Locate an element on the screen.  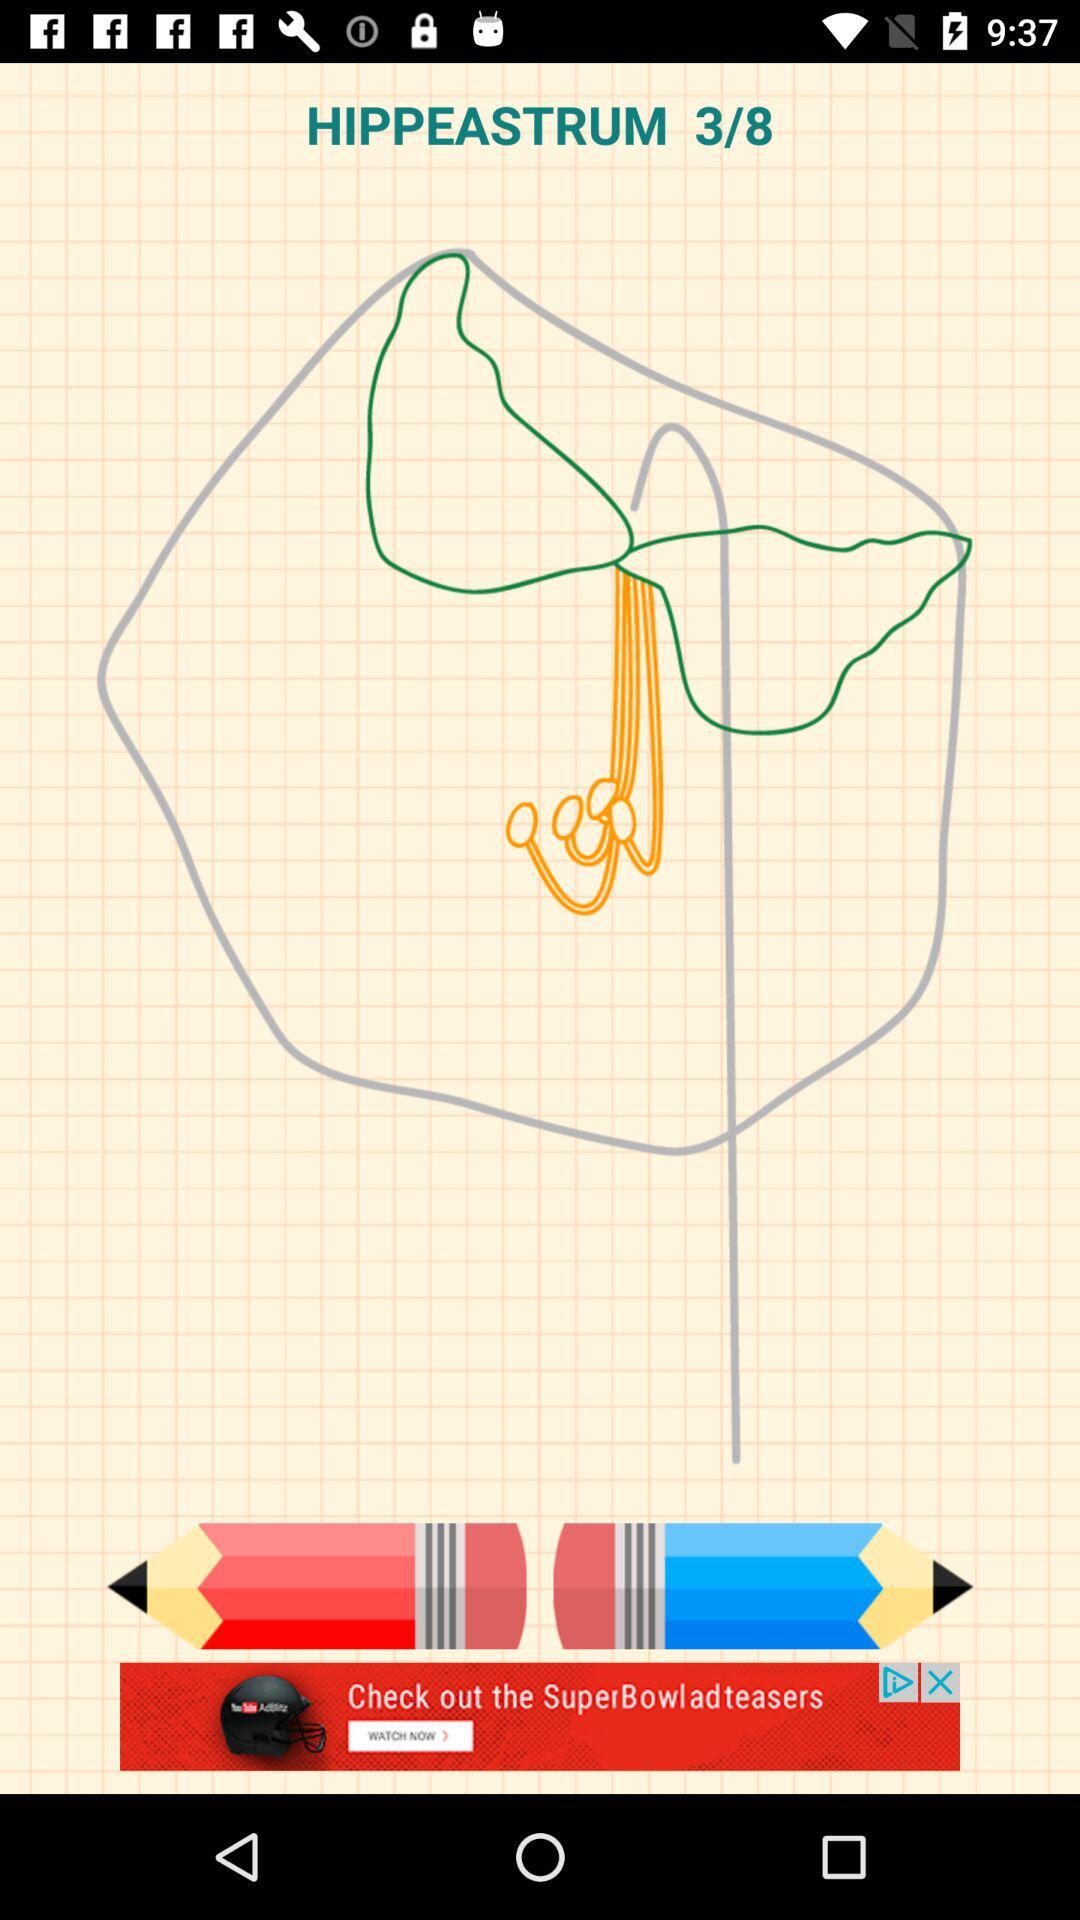
advertisement is located at coordinates (540, 1727).